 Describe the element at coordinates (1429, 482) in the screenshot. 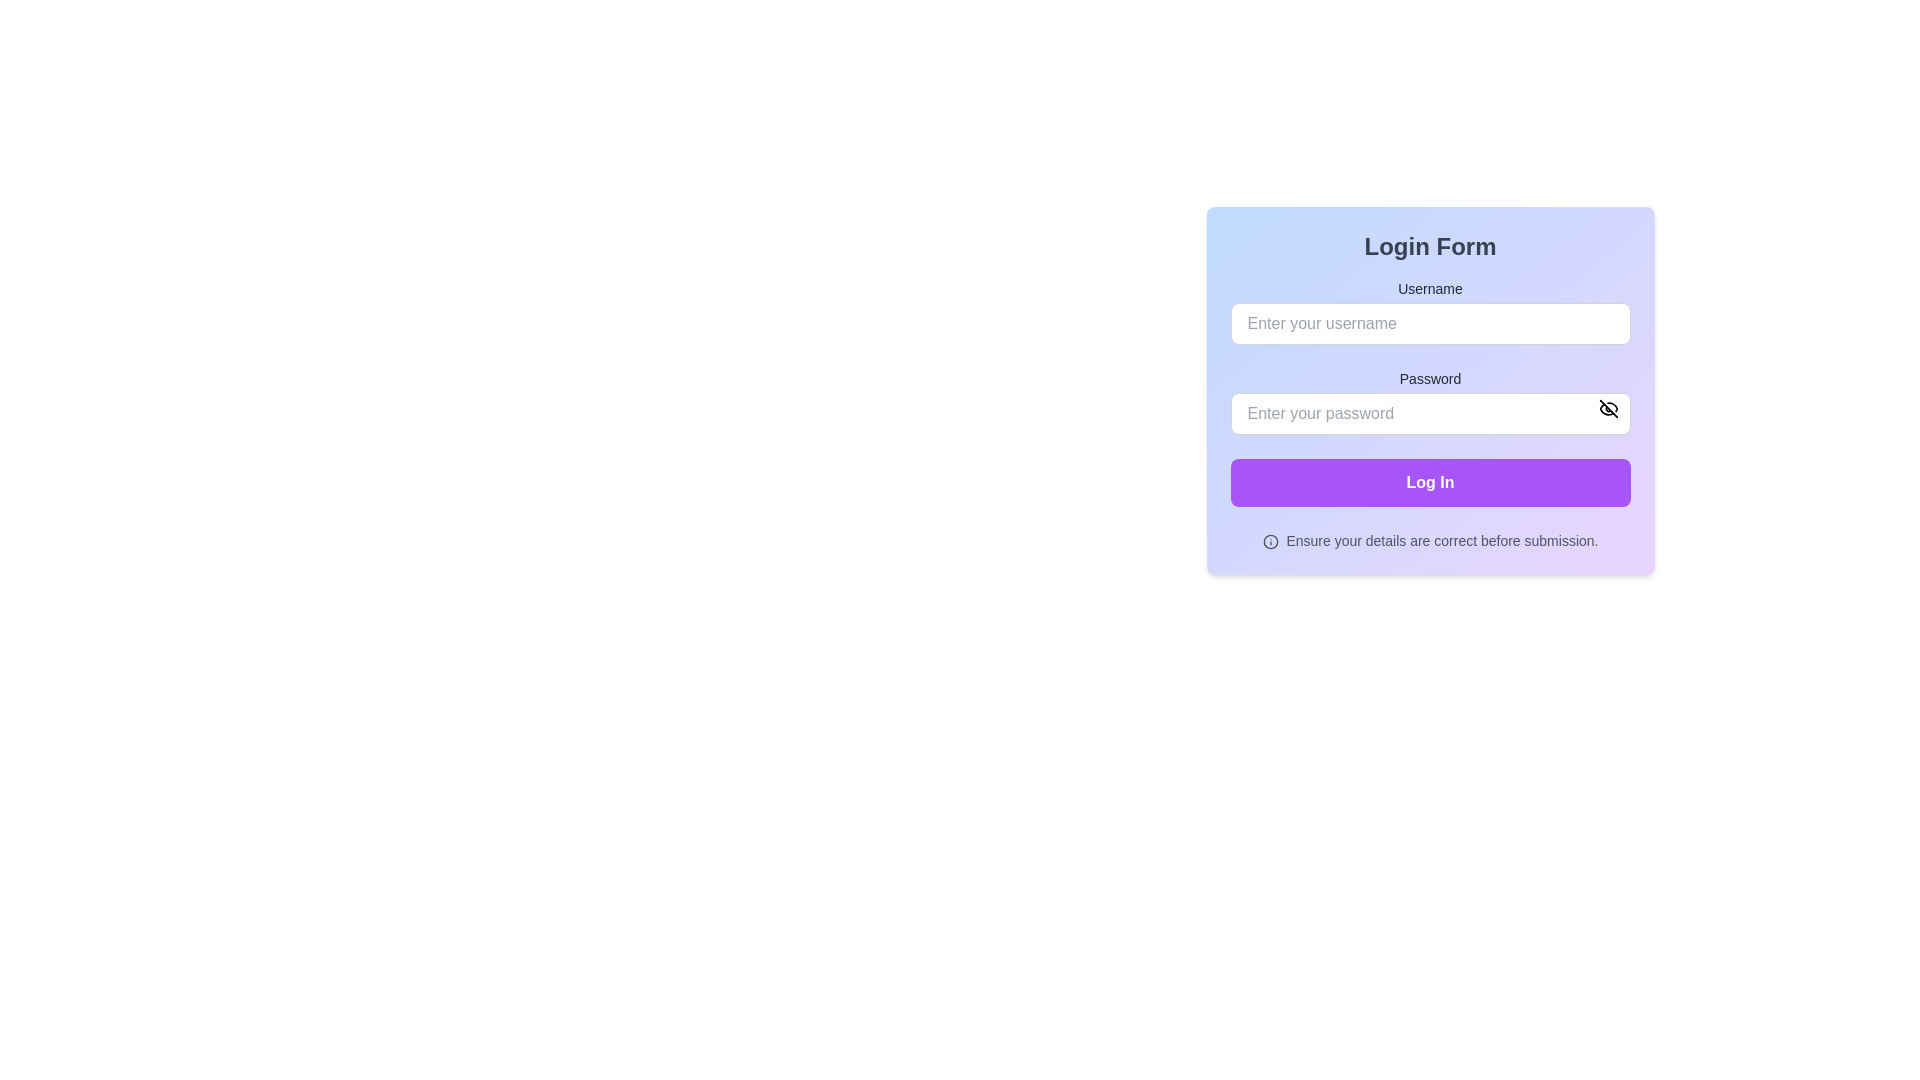

I see `the 'Log In' button, which has a purple background and white text, located centrally at the bottom of the form panel` at that location.